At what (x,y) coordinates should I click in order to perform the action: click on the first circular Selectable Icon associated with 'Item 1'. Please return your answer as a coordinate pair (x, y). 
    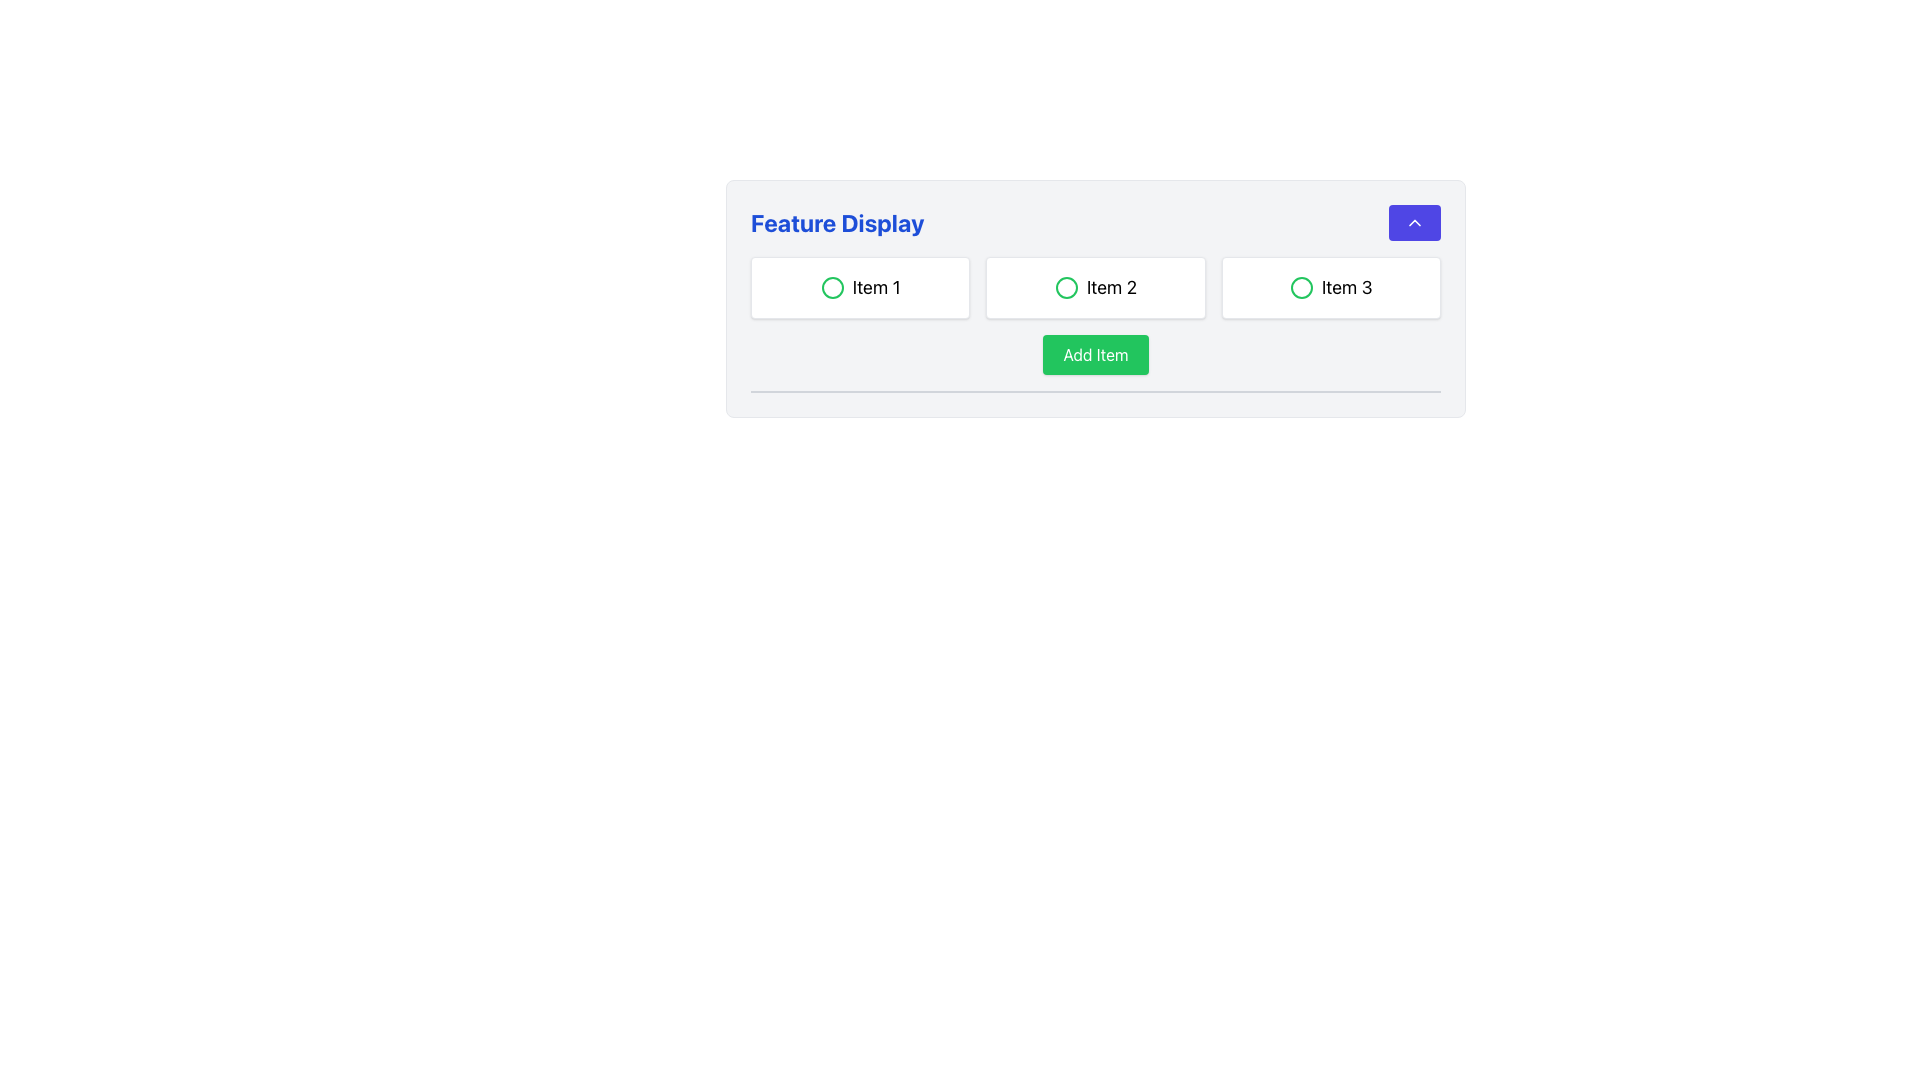
    Looking at the image, I should click on (832, 288).